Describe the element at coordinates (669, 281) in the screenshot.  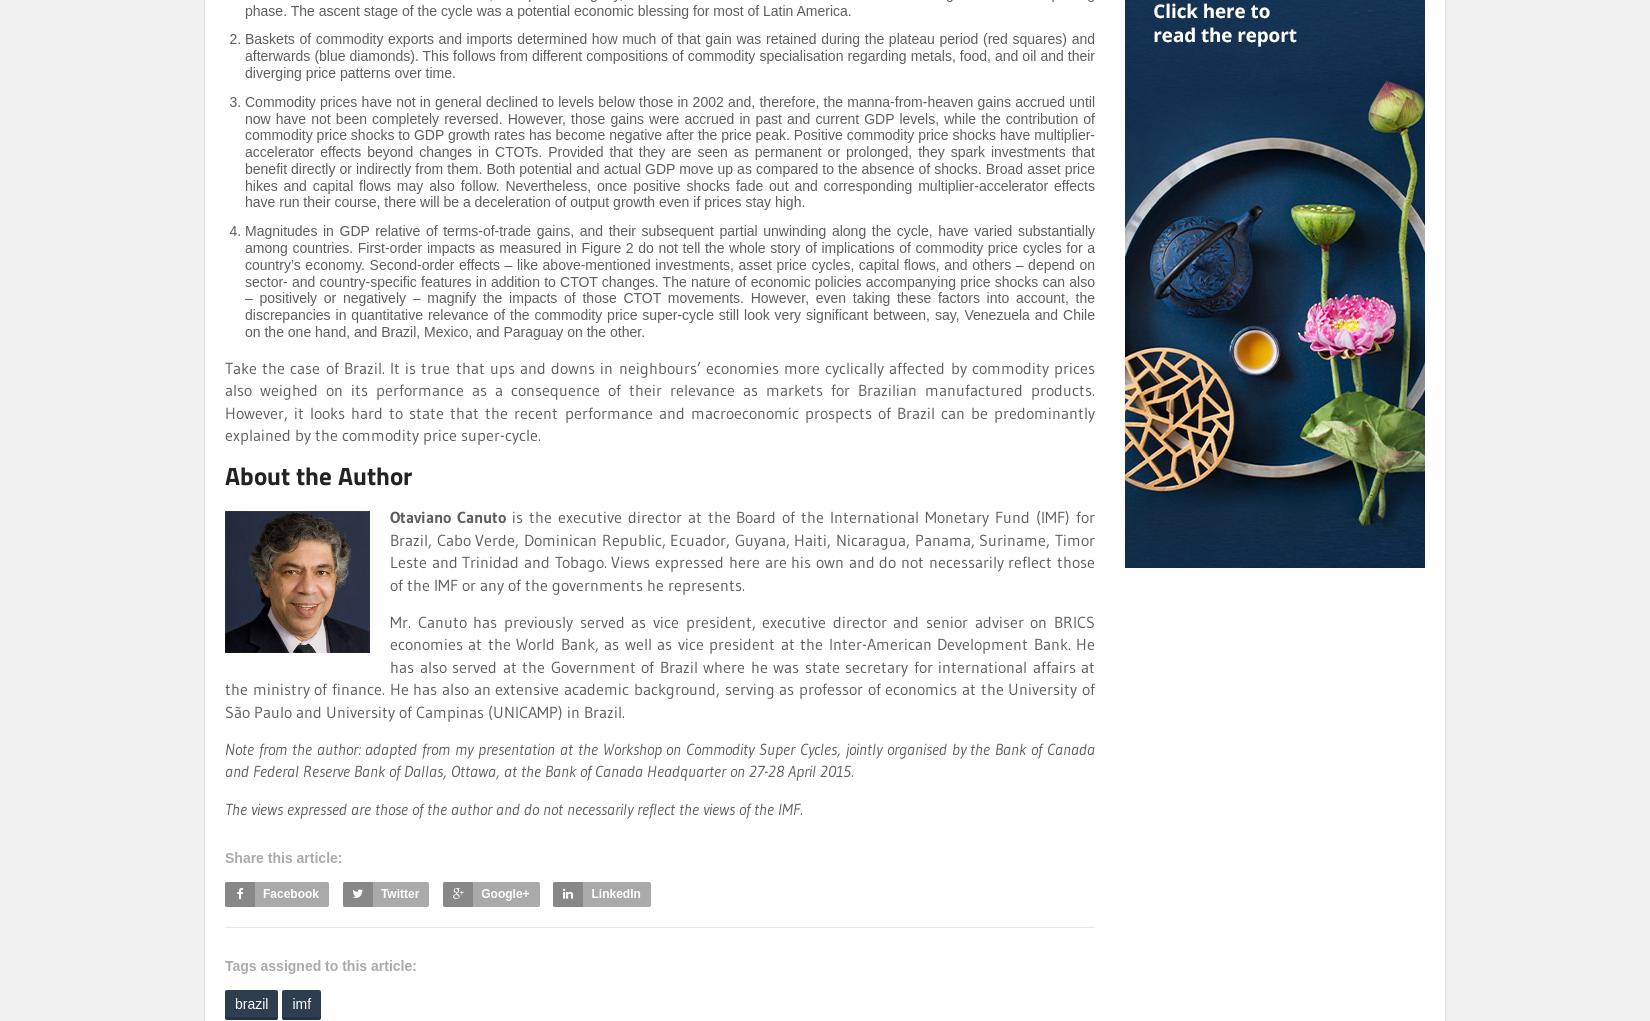
I see `'Magnitudes in GDP relative of terms-of-trade gains, and their subsequent partial unwinding along the cycle, have varied substantially among countries. First-order impacts as measured in Figure 2 do not tell the whole story of implications of commodity price cycles for a country’s economy. Second-order effects – like above-mentioned investments, asset price cycles, capital flows, and others – depend on sector- and country-specific features in addition to CTOT changes. The nature of economic policies accompanying price shocks can also – positively or negatively – magnify the impacts of those CTOT movements. However, even taking these factors into account, the discrepancies in quantitative relevance of the commodity price super-cycle still look very significant between, say, Venezuela and Chile on the one hand, and Brazil, Mexico, and Paraguay on the other.'` at that location.